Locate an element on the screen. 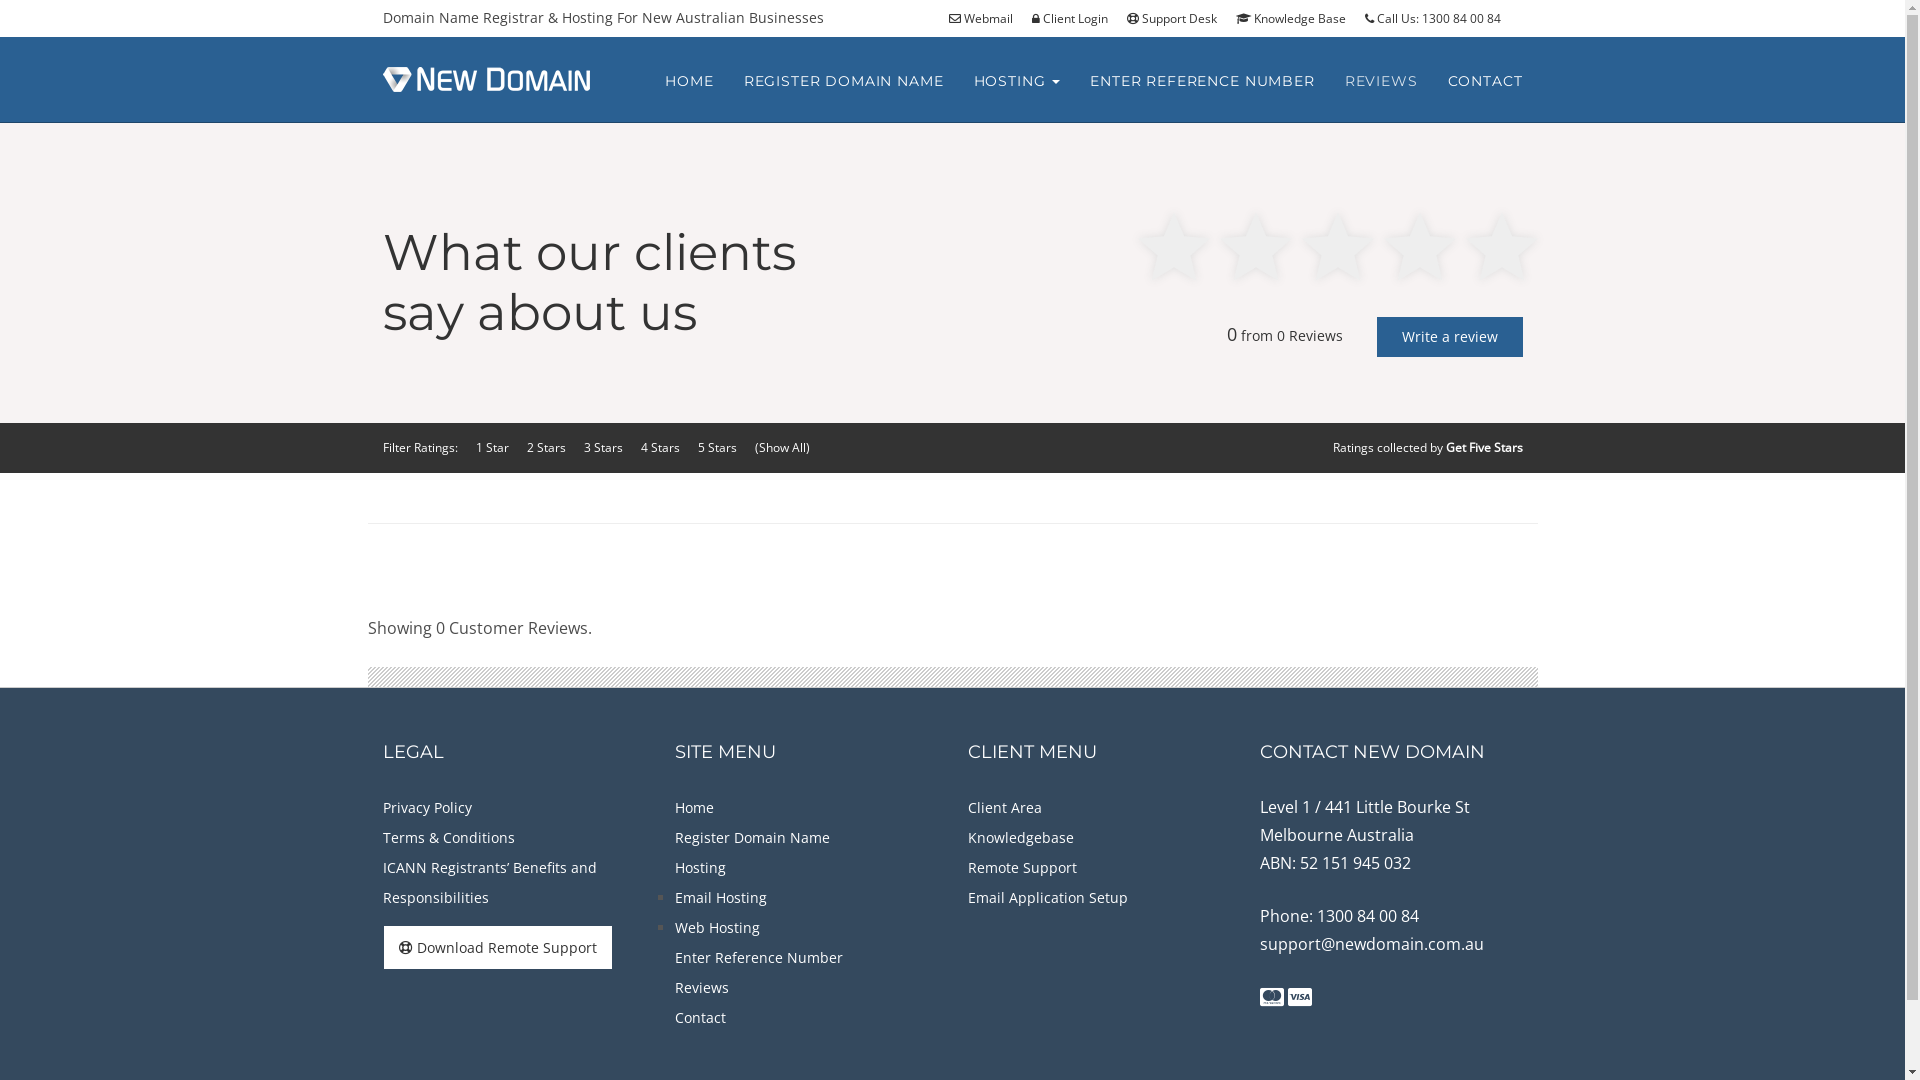 Image resolution: width=1920 pixels, height=1080 pixels. 'REVIEWS' is located at coordinates (1380, 80).